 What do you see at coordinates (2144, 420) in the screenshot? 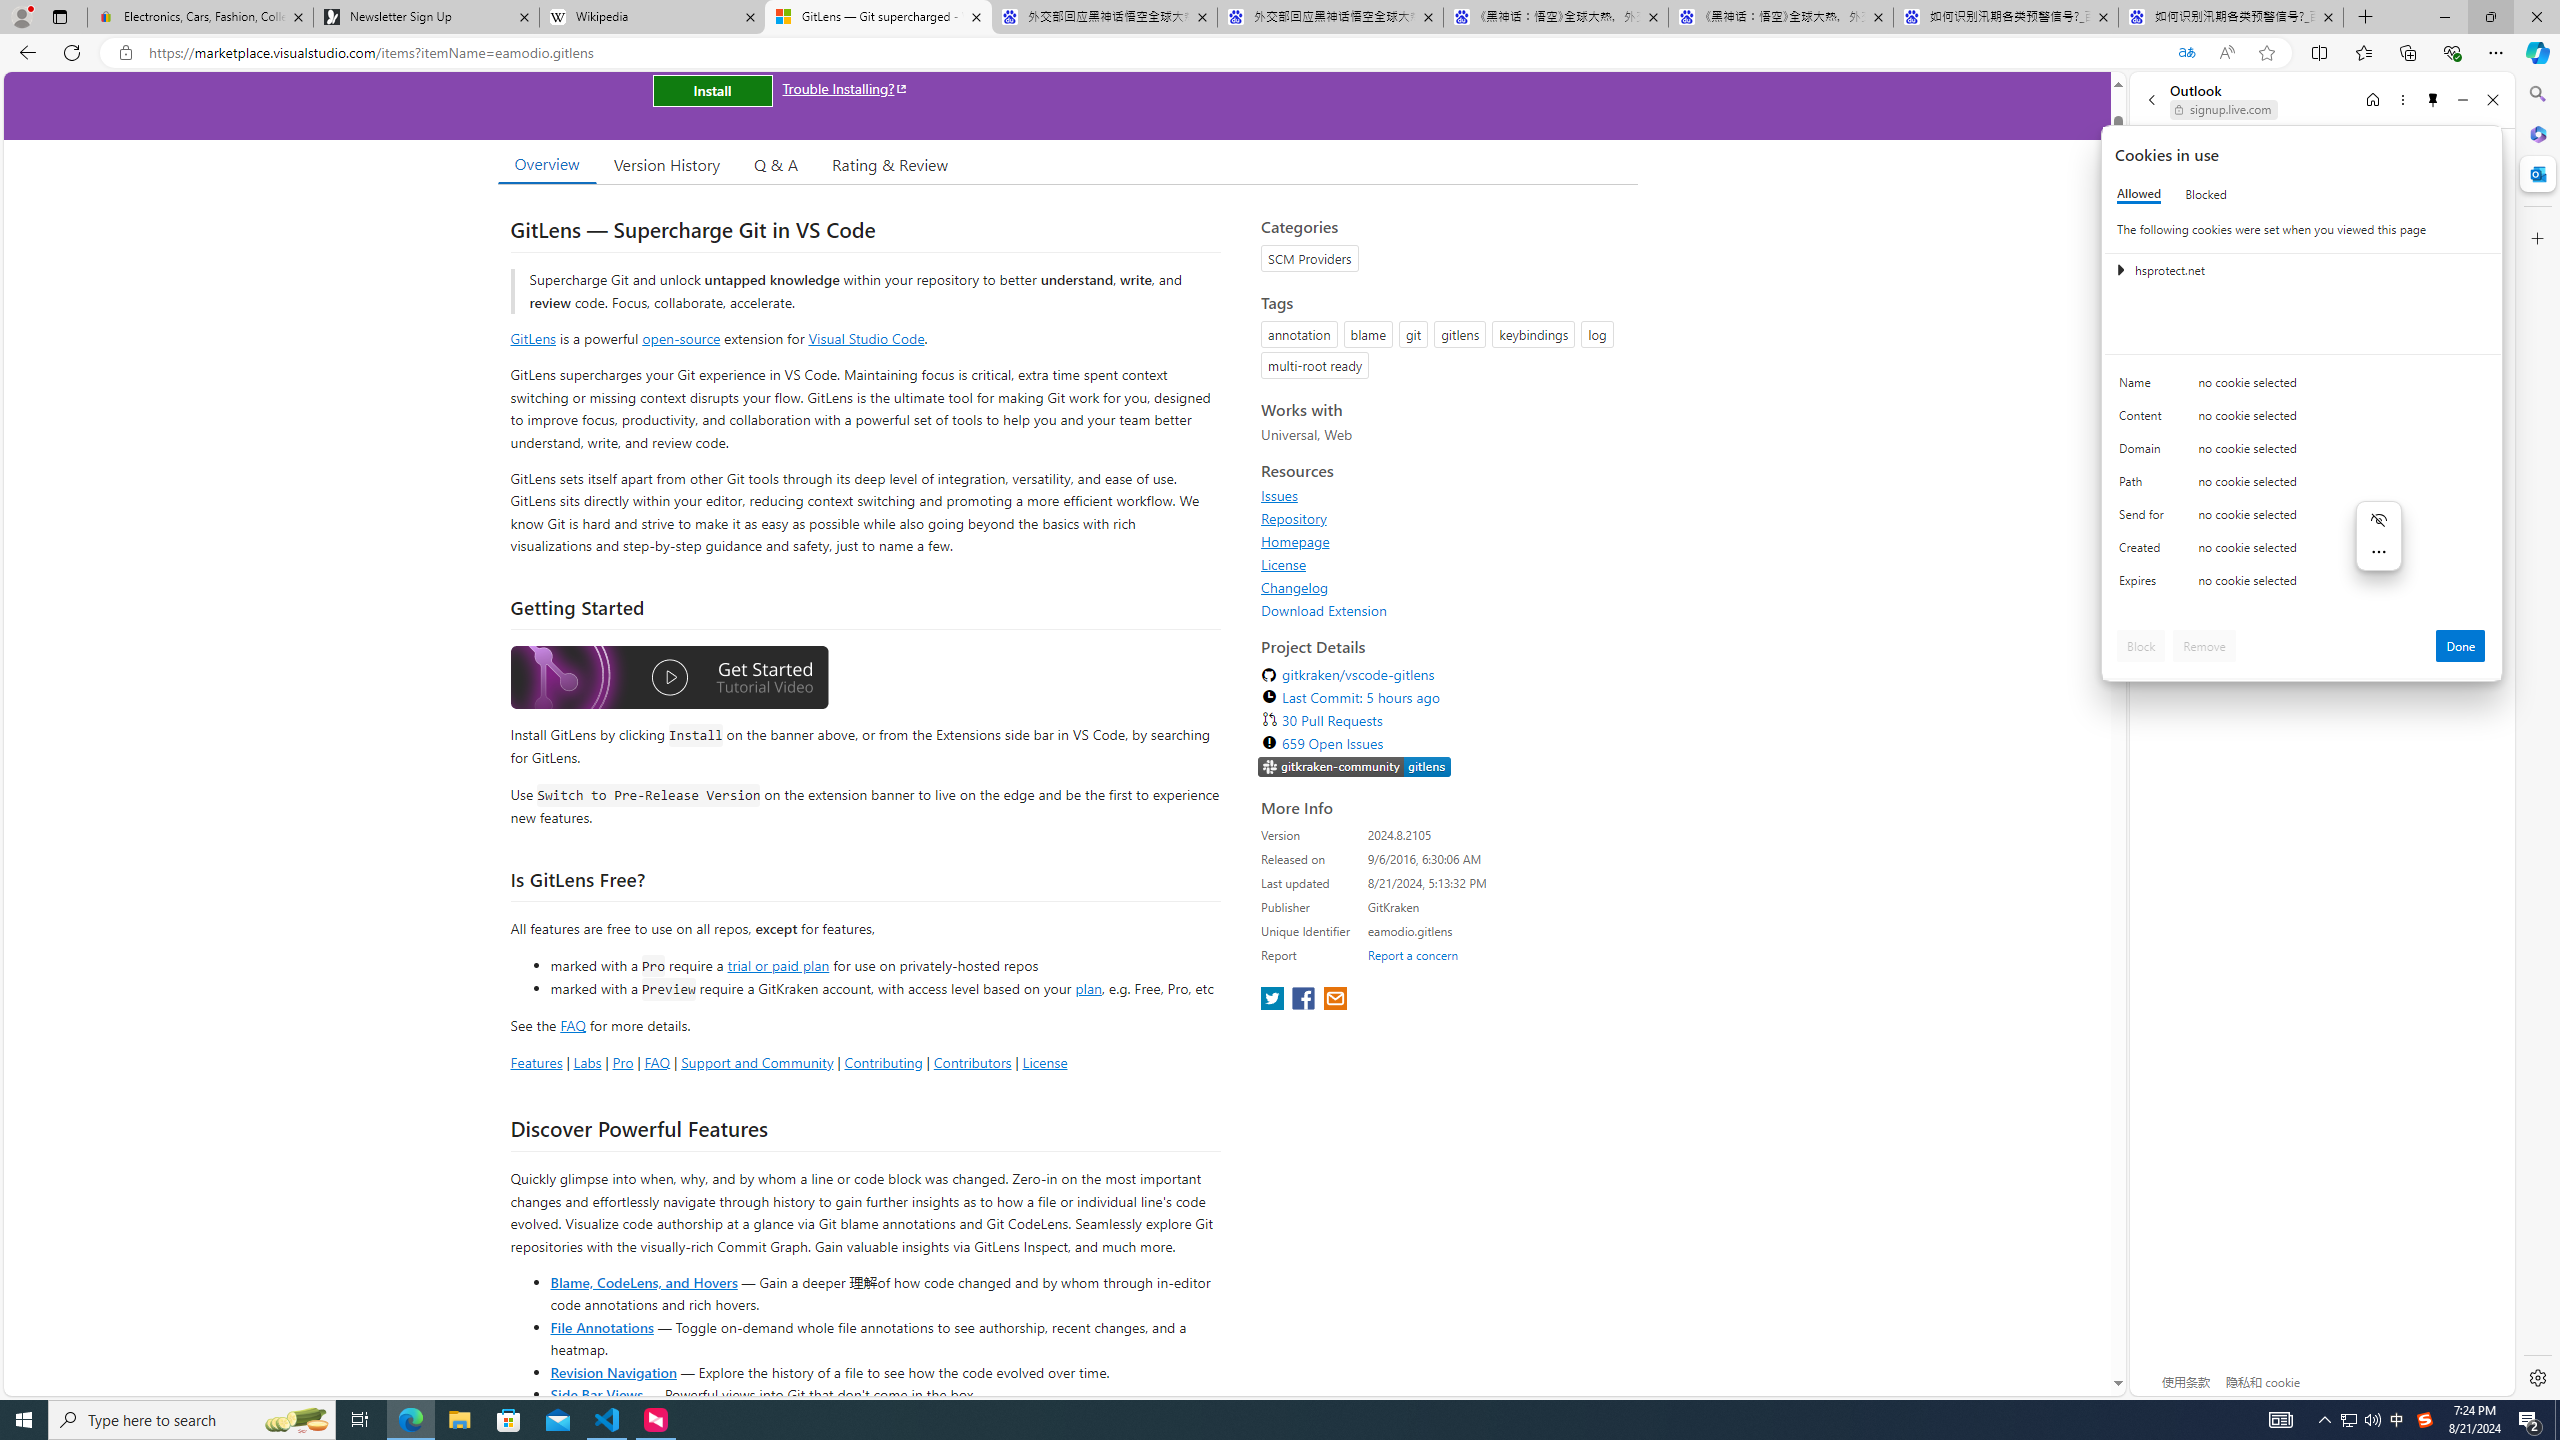
I see `'Content'` at bounding box center [2144, 420].